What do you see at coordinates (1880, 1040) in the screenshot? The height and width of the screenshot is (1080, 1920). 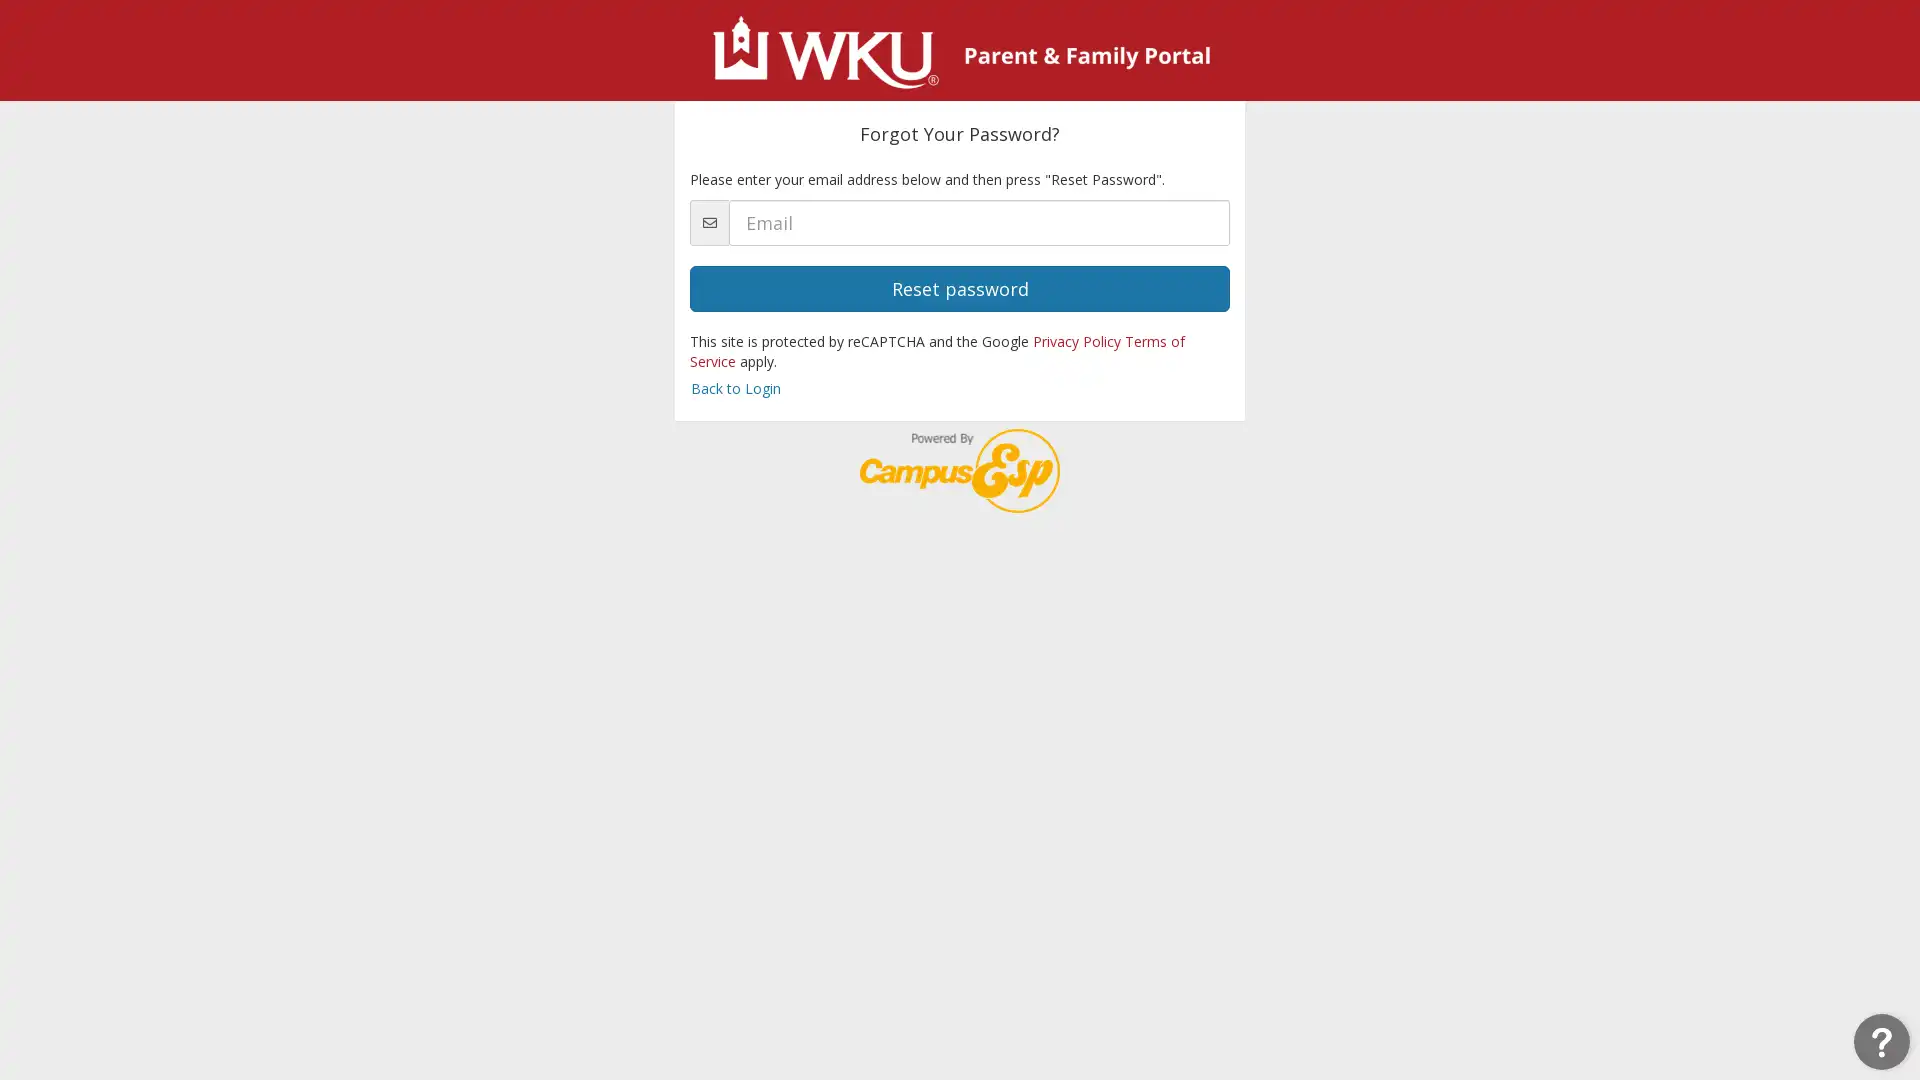 I see `Open Resource Center` at bounding box center [1880, 1040].